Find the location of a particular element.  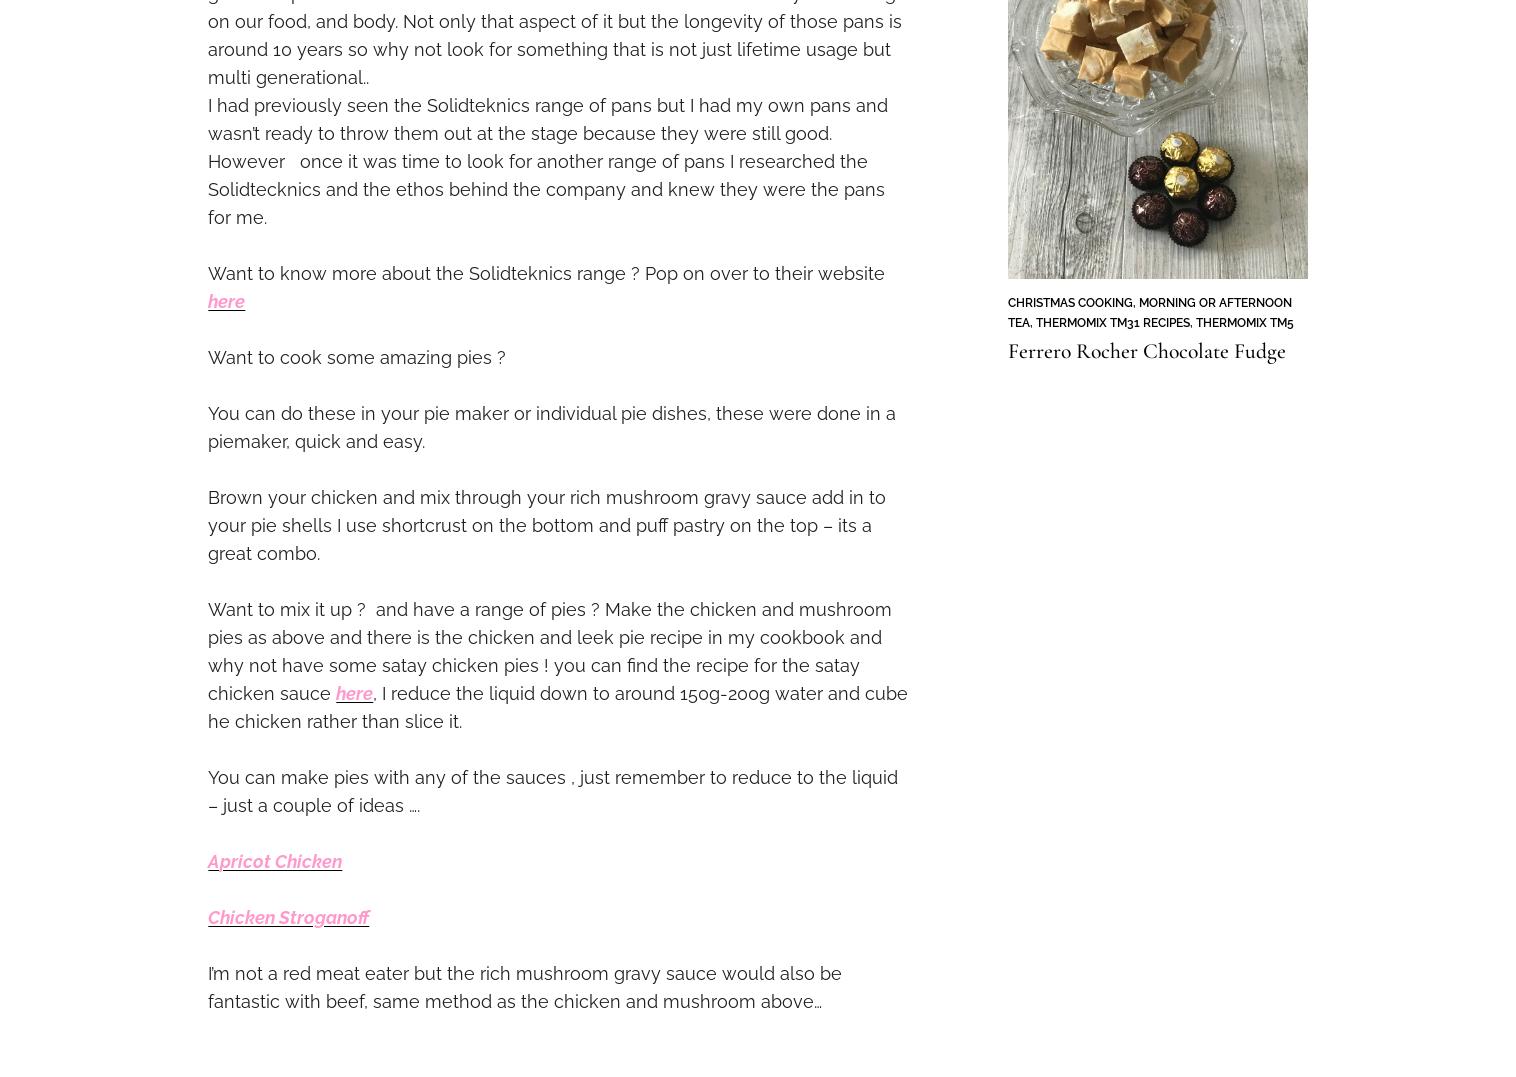

', I reduce the liquid down to around 150g-200g water and cube he chicken rather than slice it.' is located at coordinates (557, 706).